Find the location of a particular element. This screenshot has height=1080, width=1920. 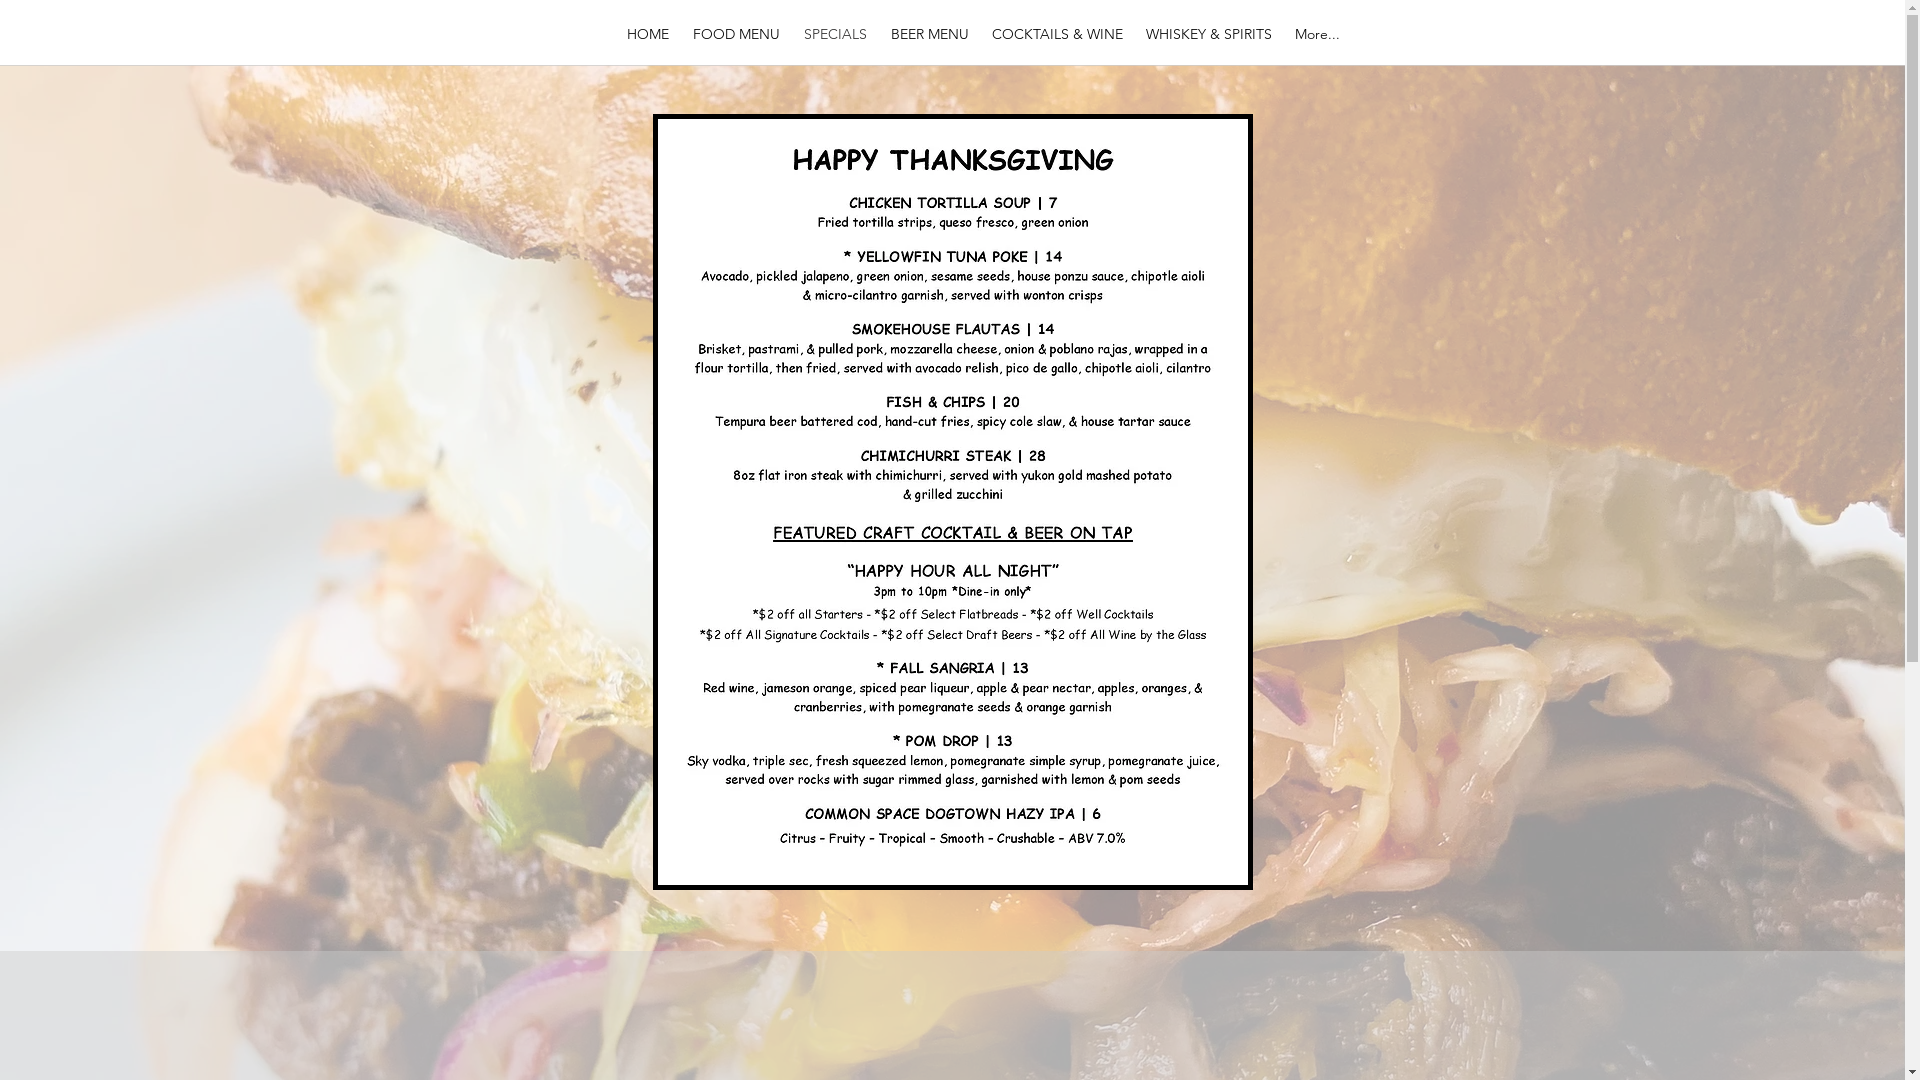

'FOOD MENU' is located at coordinates (734, 33).